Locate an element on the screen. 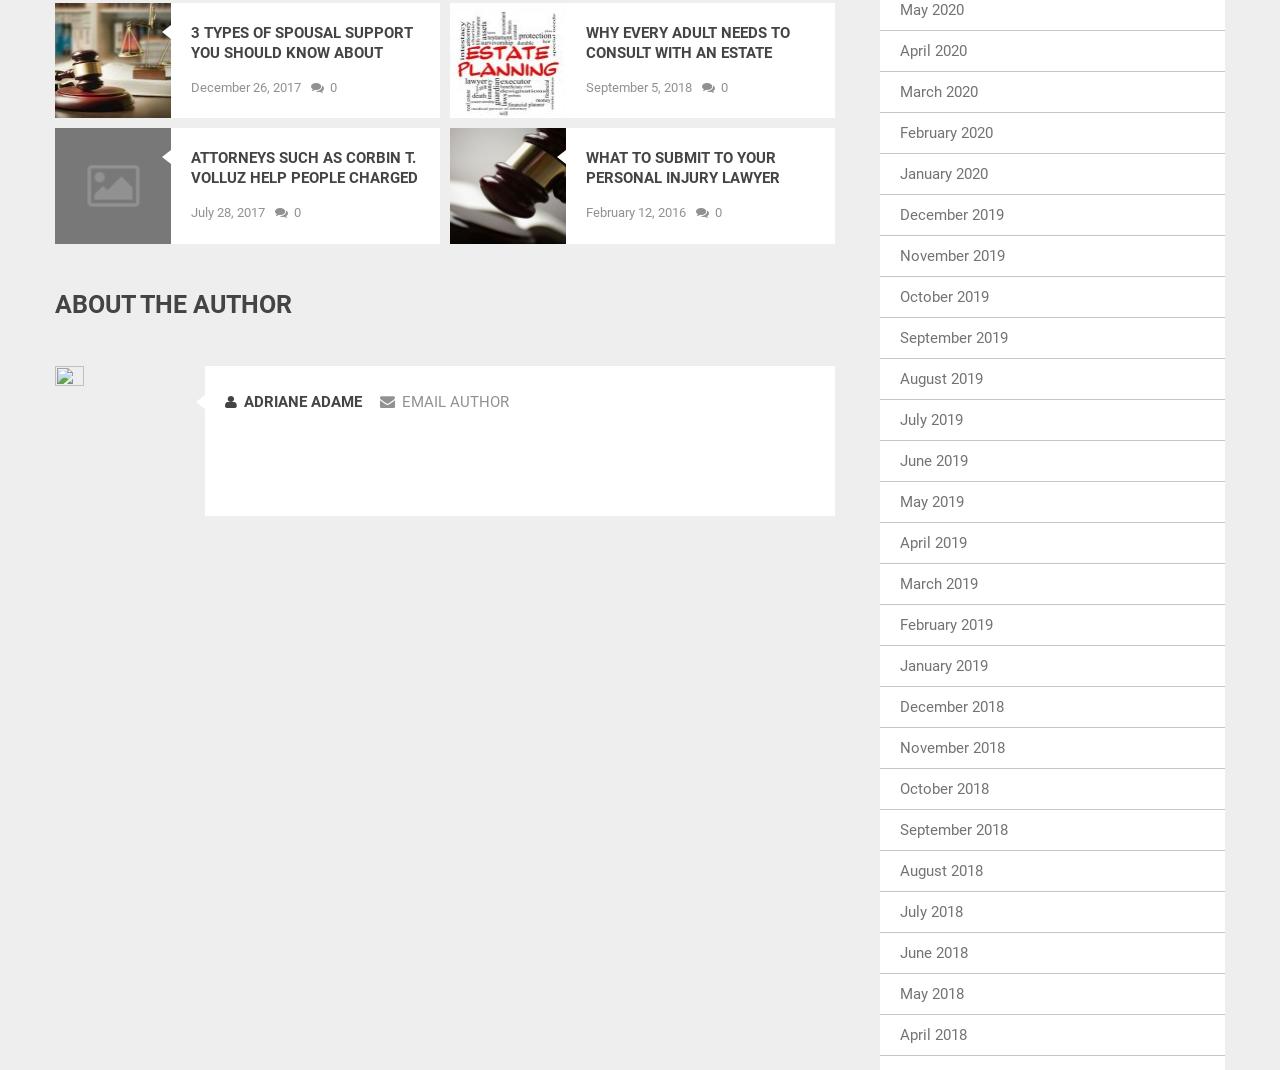  'About The Author' is located at coordinates (173, 303).